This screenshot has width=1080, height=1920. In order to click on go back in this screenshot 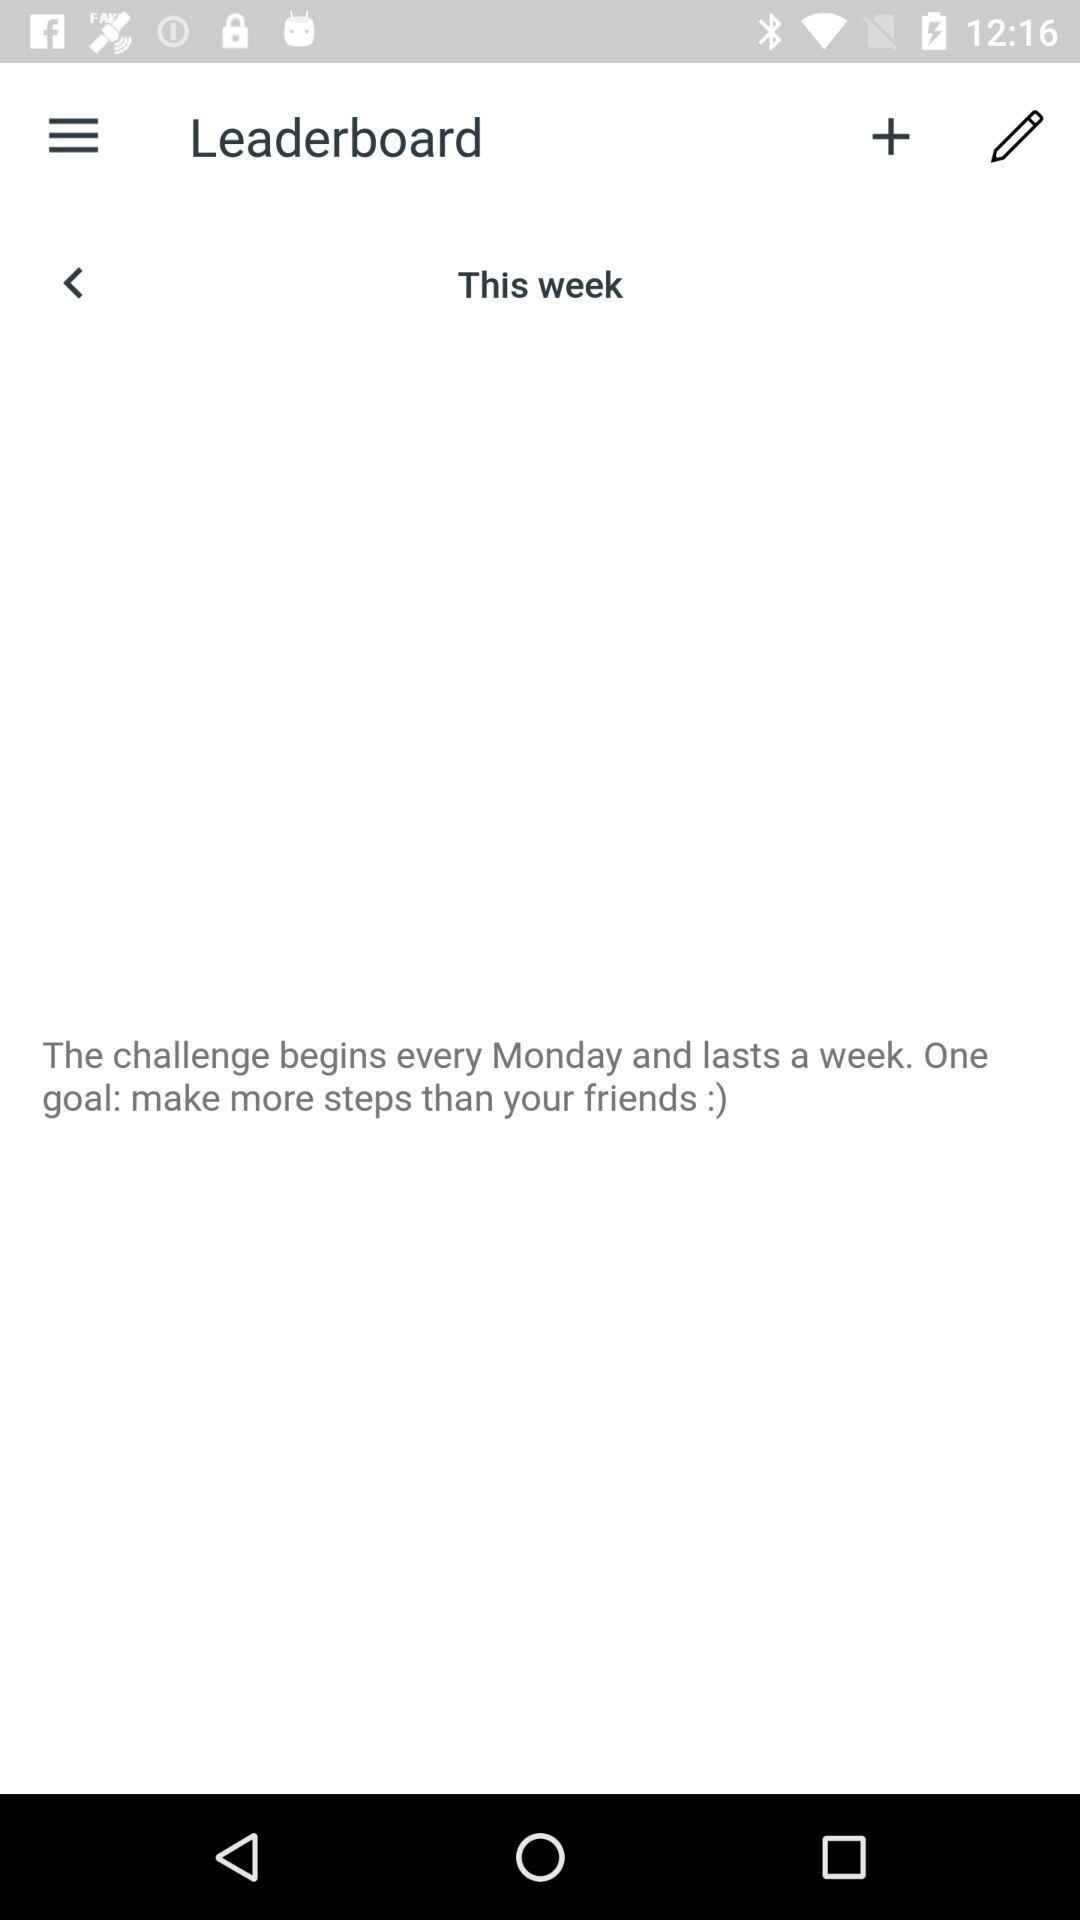, I will do `click(72, 282)`.